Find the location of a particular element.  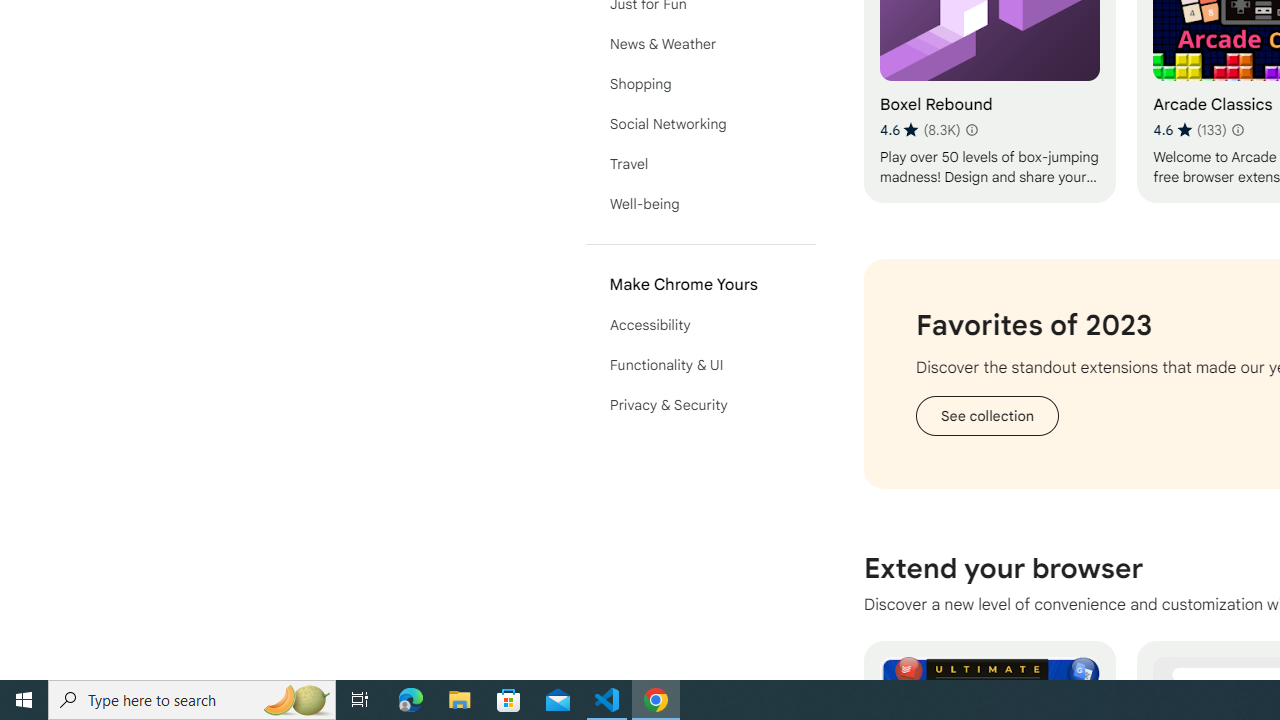

'Shopping' is located at coordinates (700, 82).